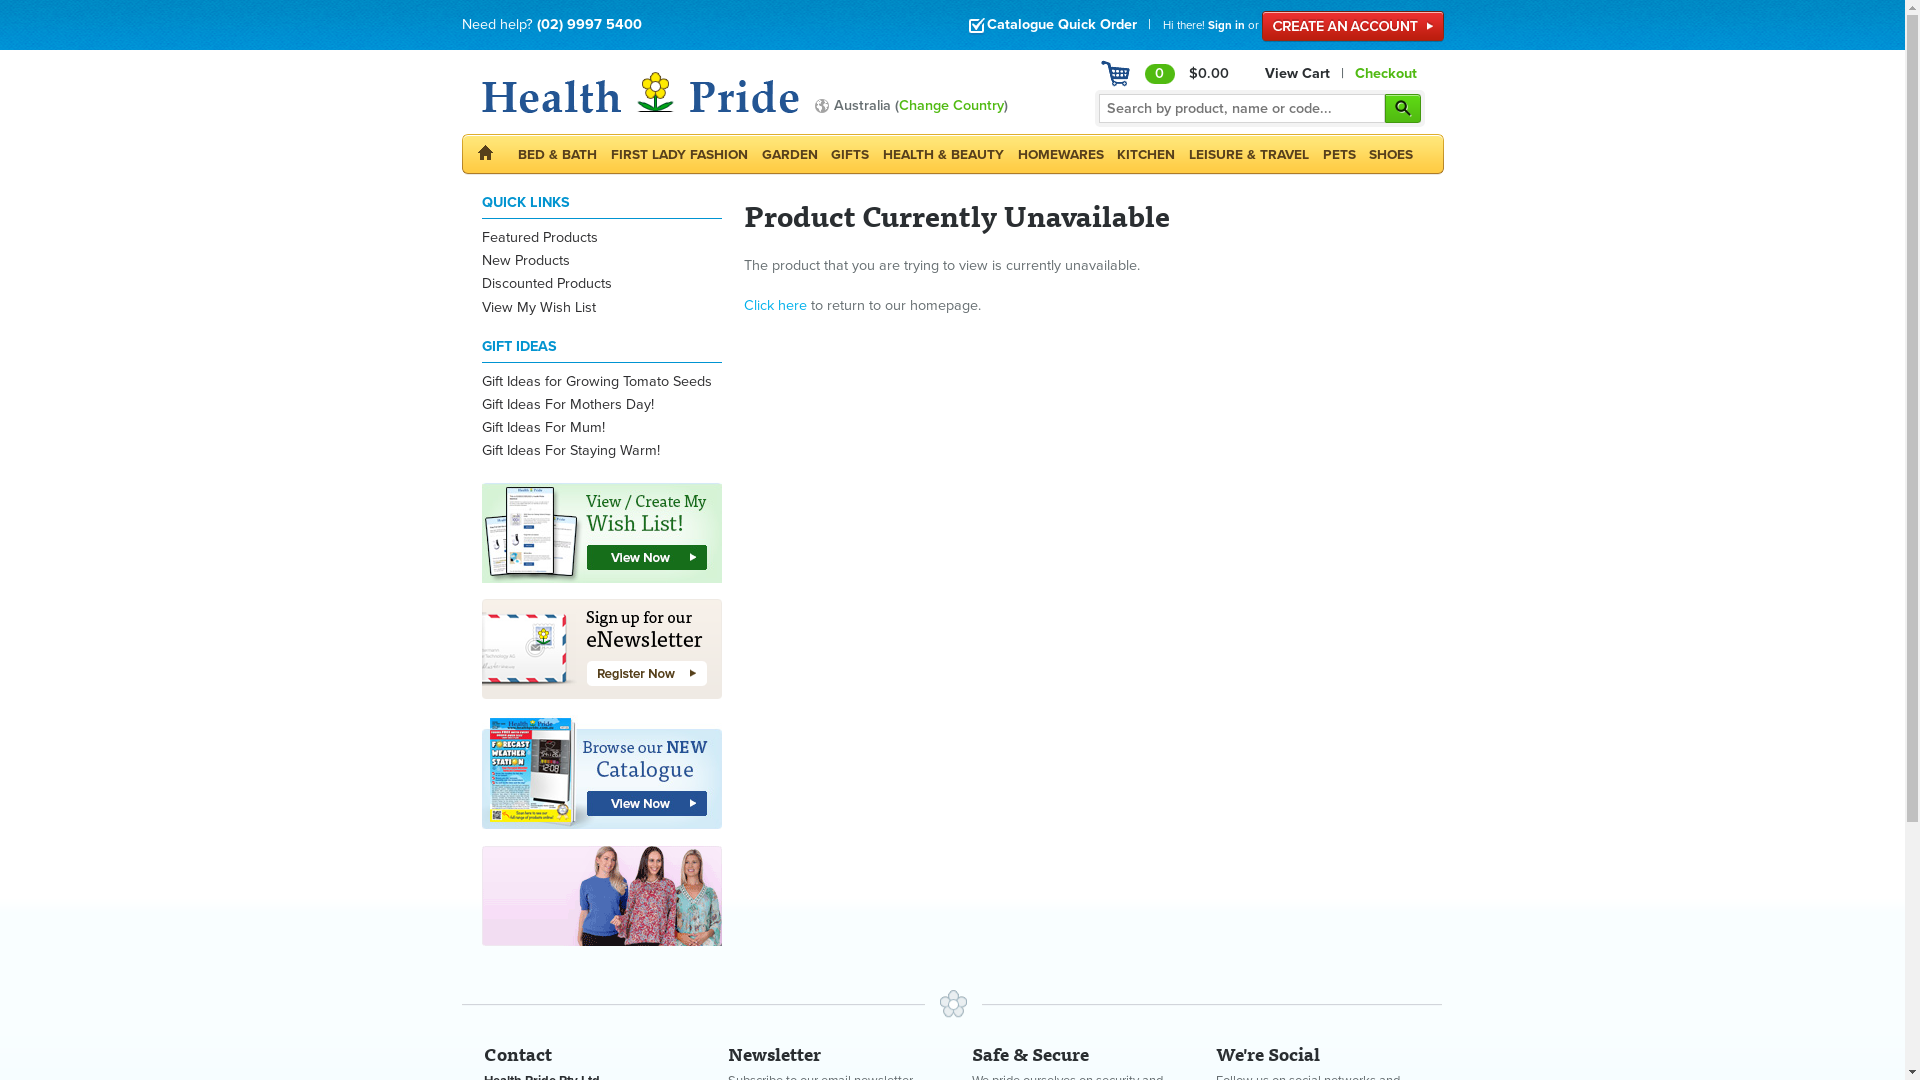 Image resolution: width=1920 pixels, height=1080 pixels. Describe the element at coordinates (538, 307) in the screenshot. I see `'View My Wish List'` at that location.